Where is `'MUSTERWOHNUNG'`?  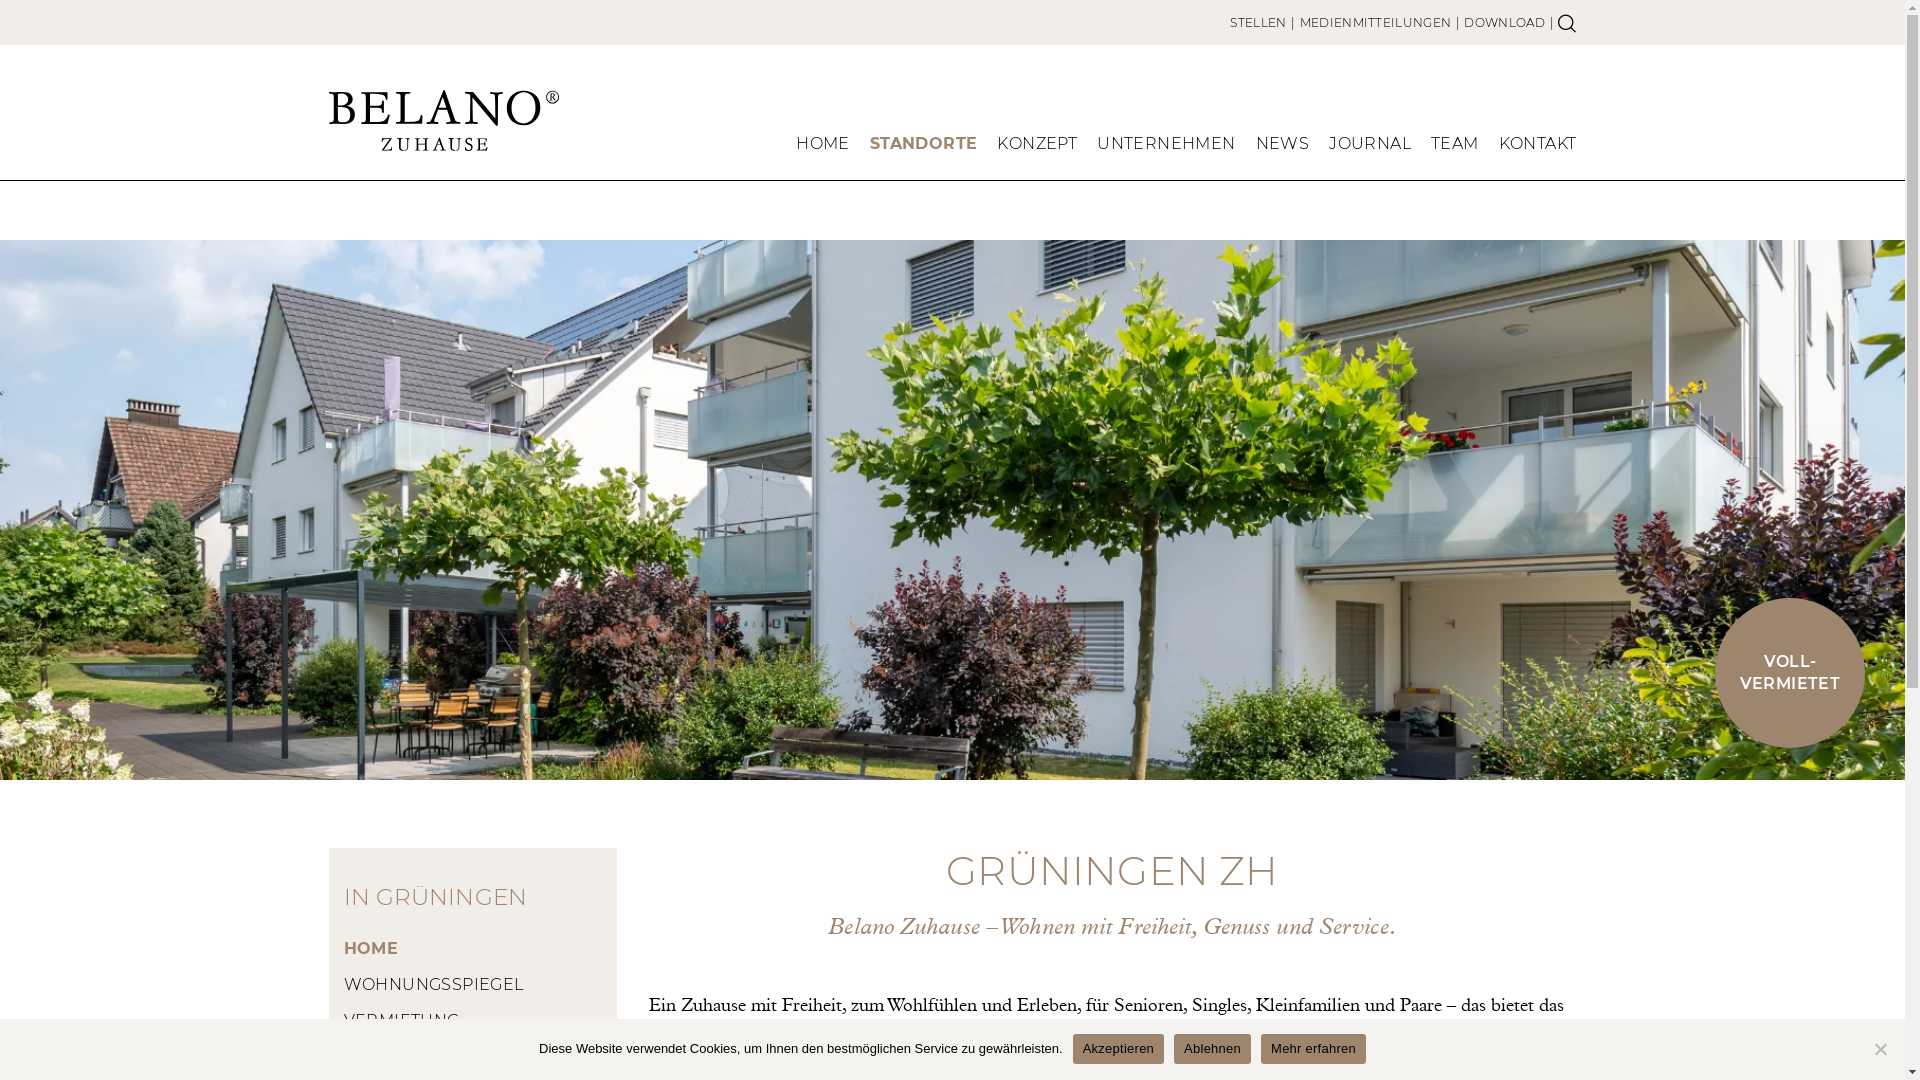 'MUSTERWOHNUNG' is located at coordinates (472, 1055).